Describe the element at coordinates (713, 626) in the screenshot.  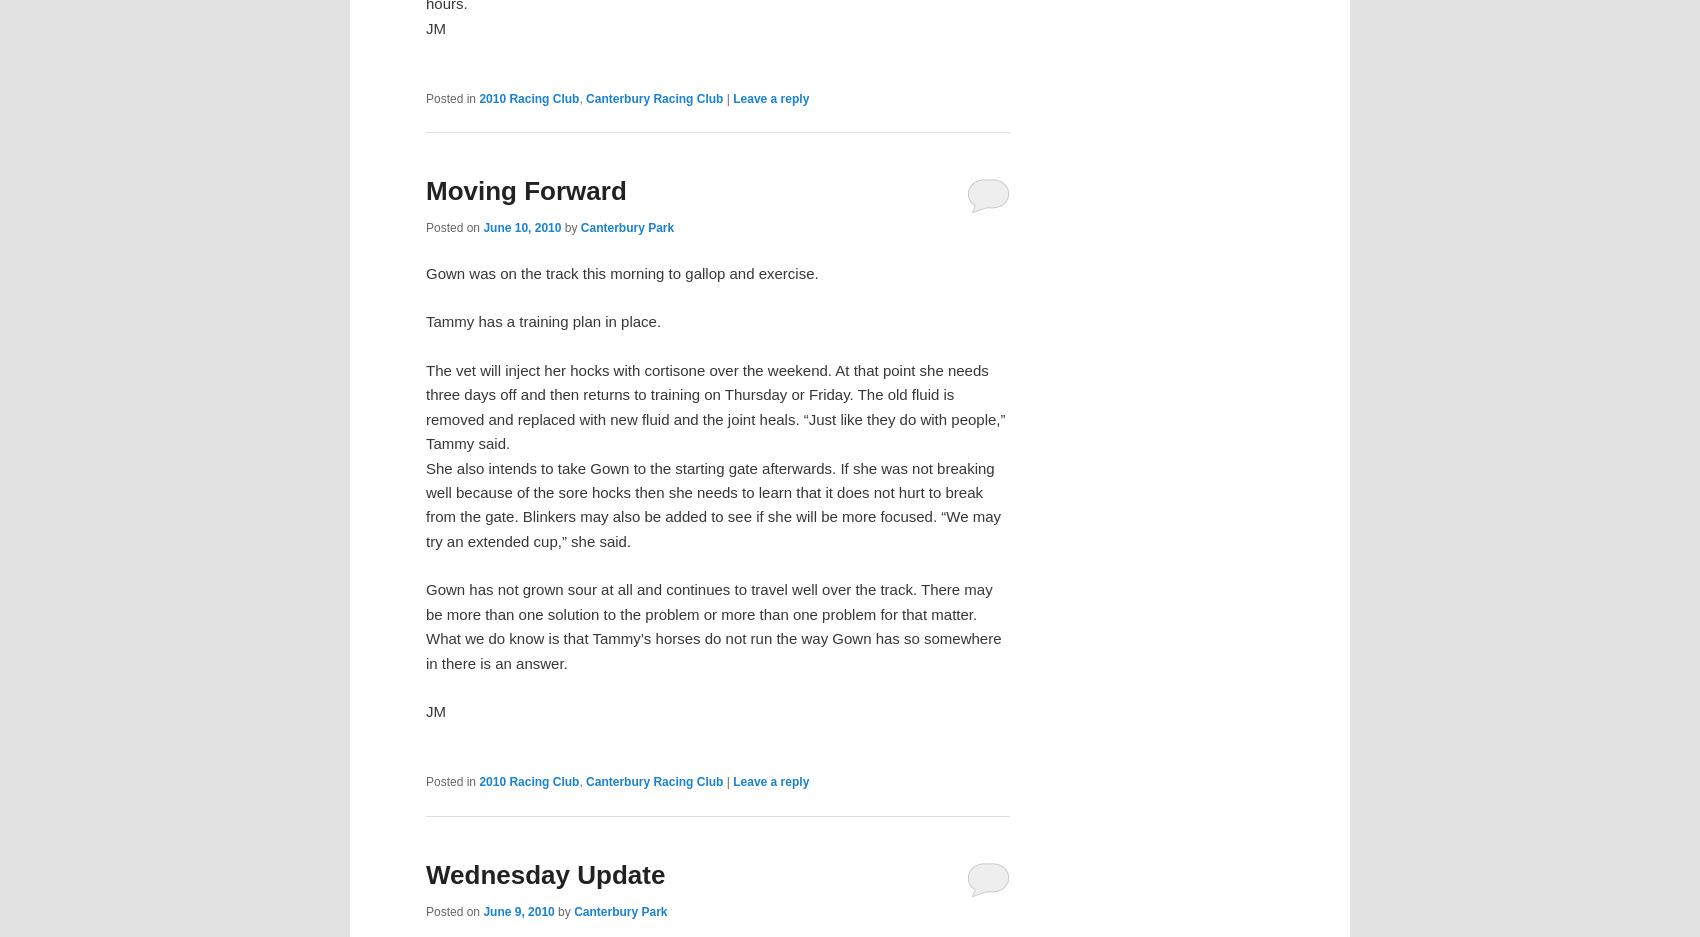
I see `'Gown has not grown sour at all and continues to travel well over the track. There may be more than one solution to the problem or more than one problem for that matter.  What we do know is that Tammy’s horses do not run the way Gown has so somewhere in there is an answer.'` at that location.